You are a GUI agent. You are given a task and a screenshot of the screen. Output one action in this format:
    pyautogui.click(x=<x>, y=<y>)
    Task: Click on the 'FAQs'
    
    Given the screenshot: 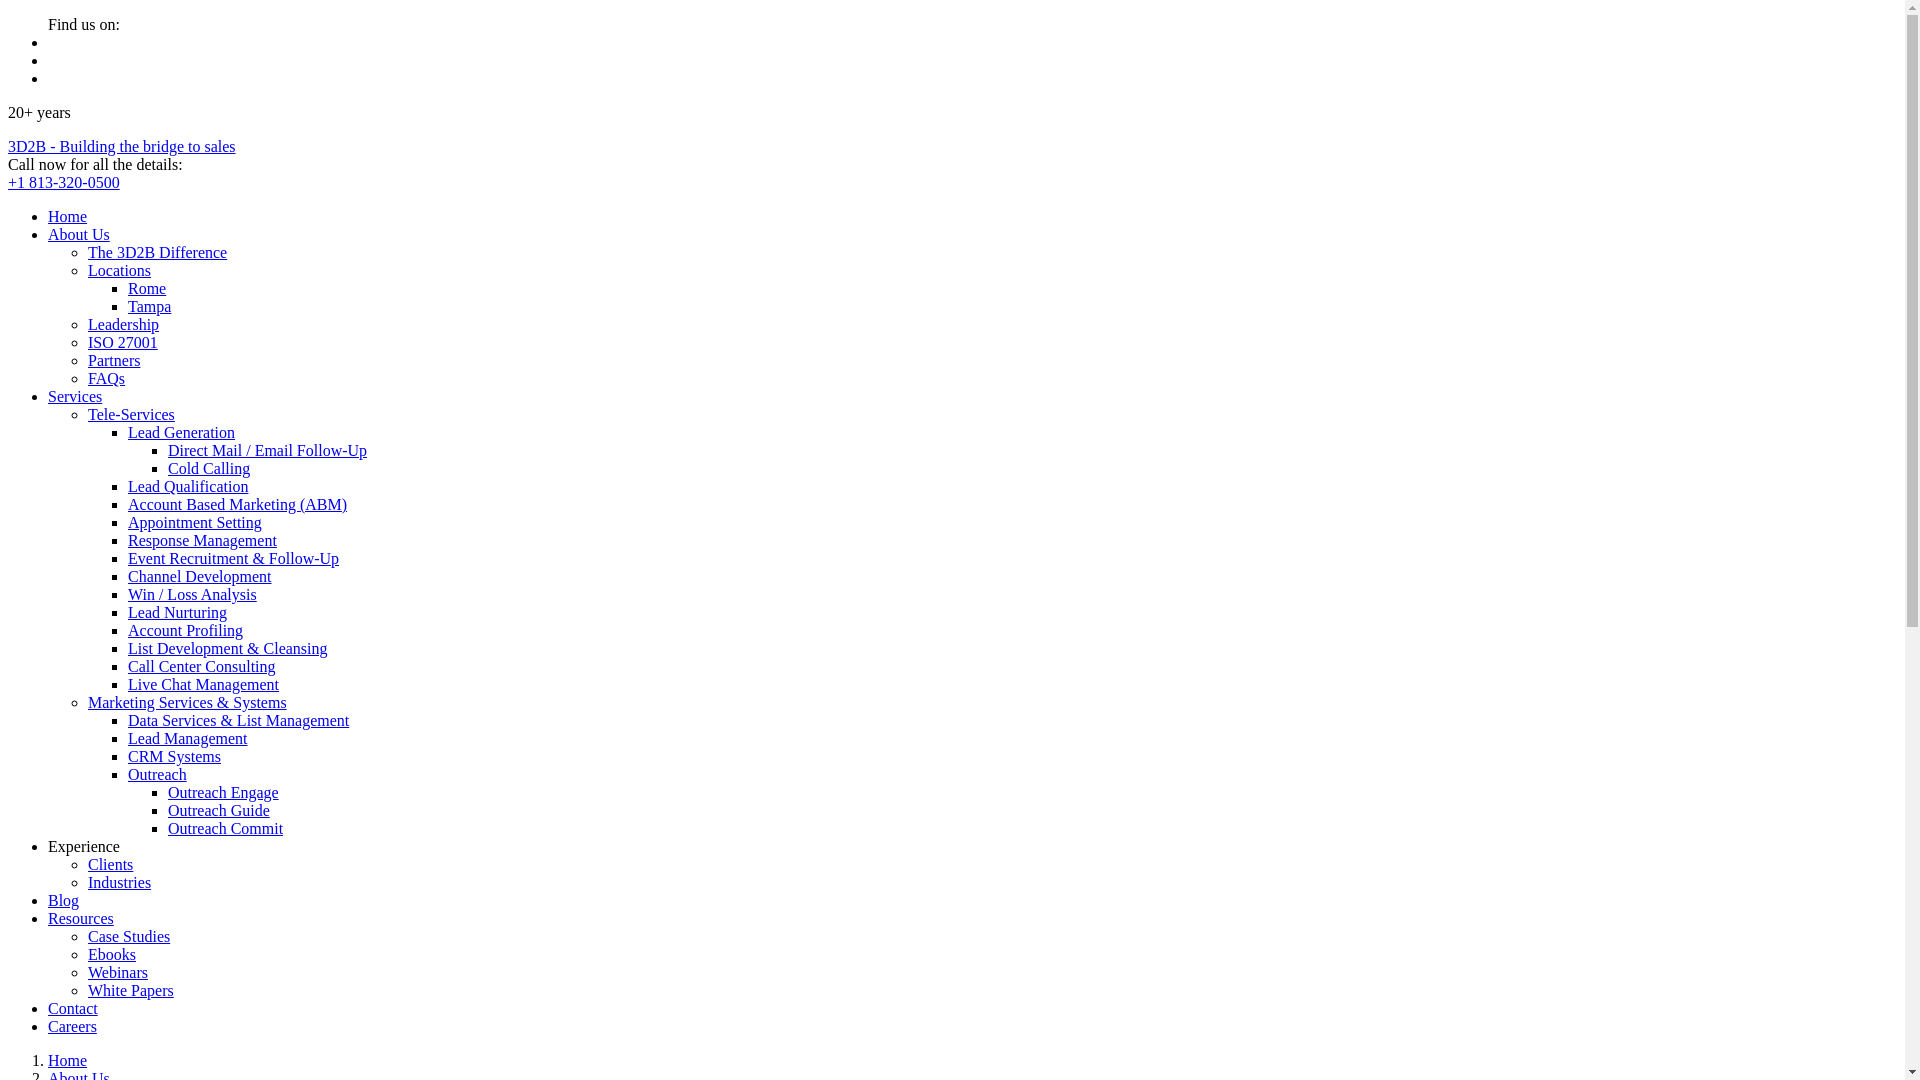 What is the action you would take?
    pyautogui.click(x=105, y=378)
    